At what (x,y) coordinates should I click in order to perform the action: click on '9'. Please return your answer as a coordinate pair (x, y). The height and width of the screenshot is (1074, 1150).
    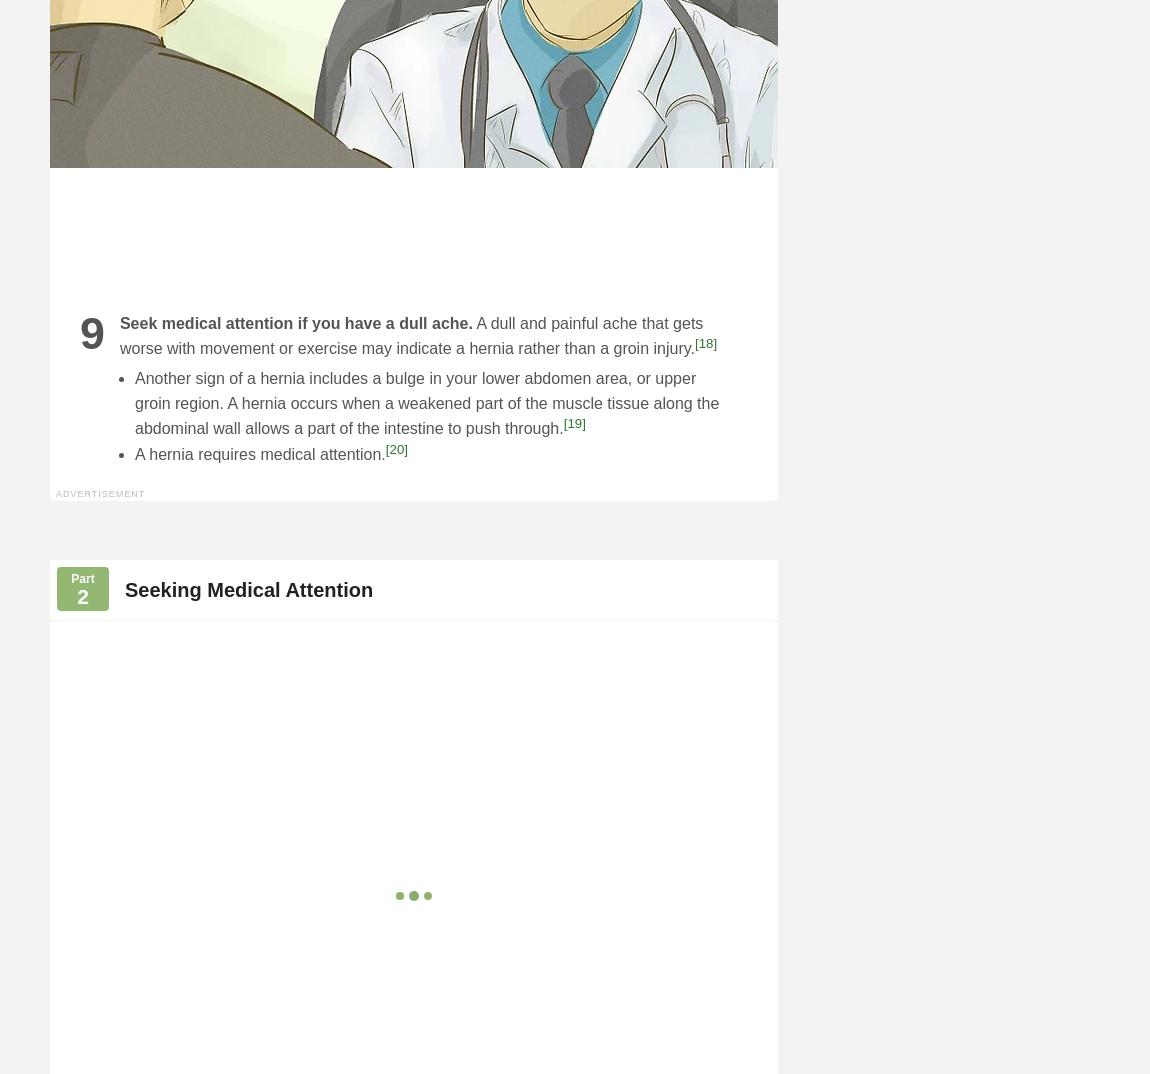
    Looking at the image, I should click on (91, 330).